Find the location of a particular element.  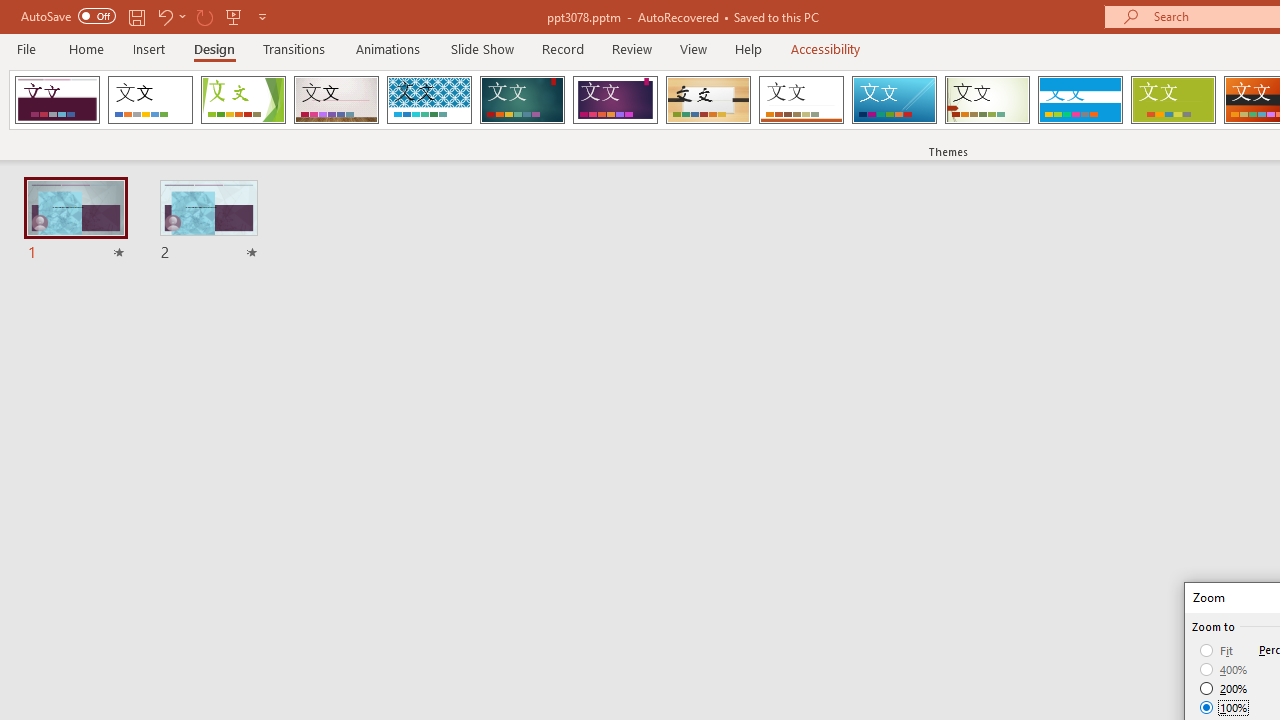

'View' is located at coordinates (693, 48).